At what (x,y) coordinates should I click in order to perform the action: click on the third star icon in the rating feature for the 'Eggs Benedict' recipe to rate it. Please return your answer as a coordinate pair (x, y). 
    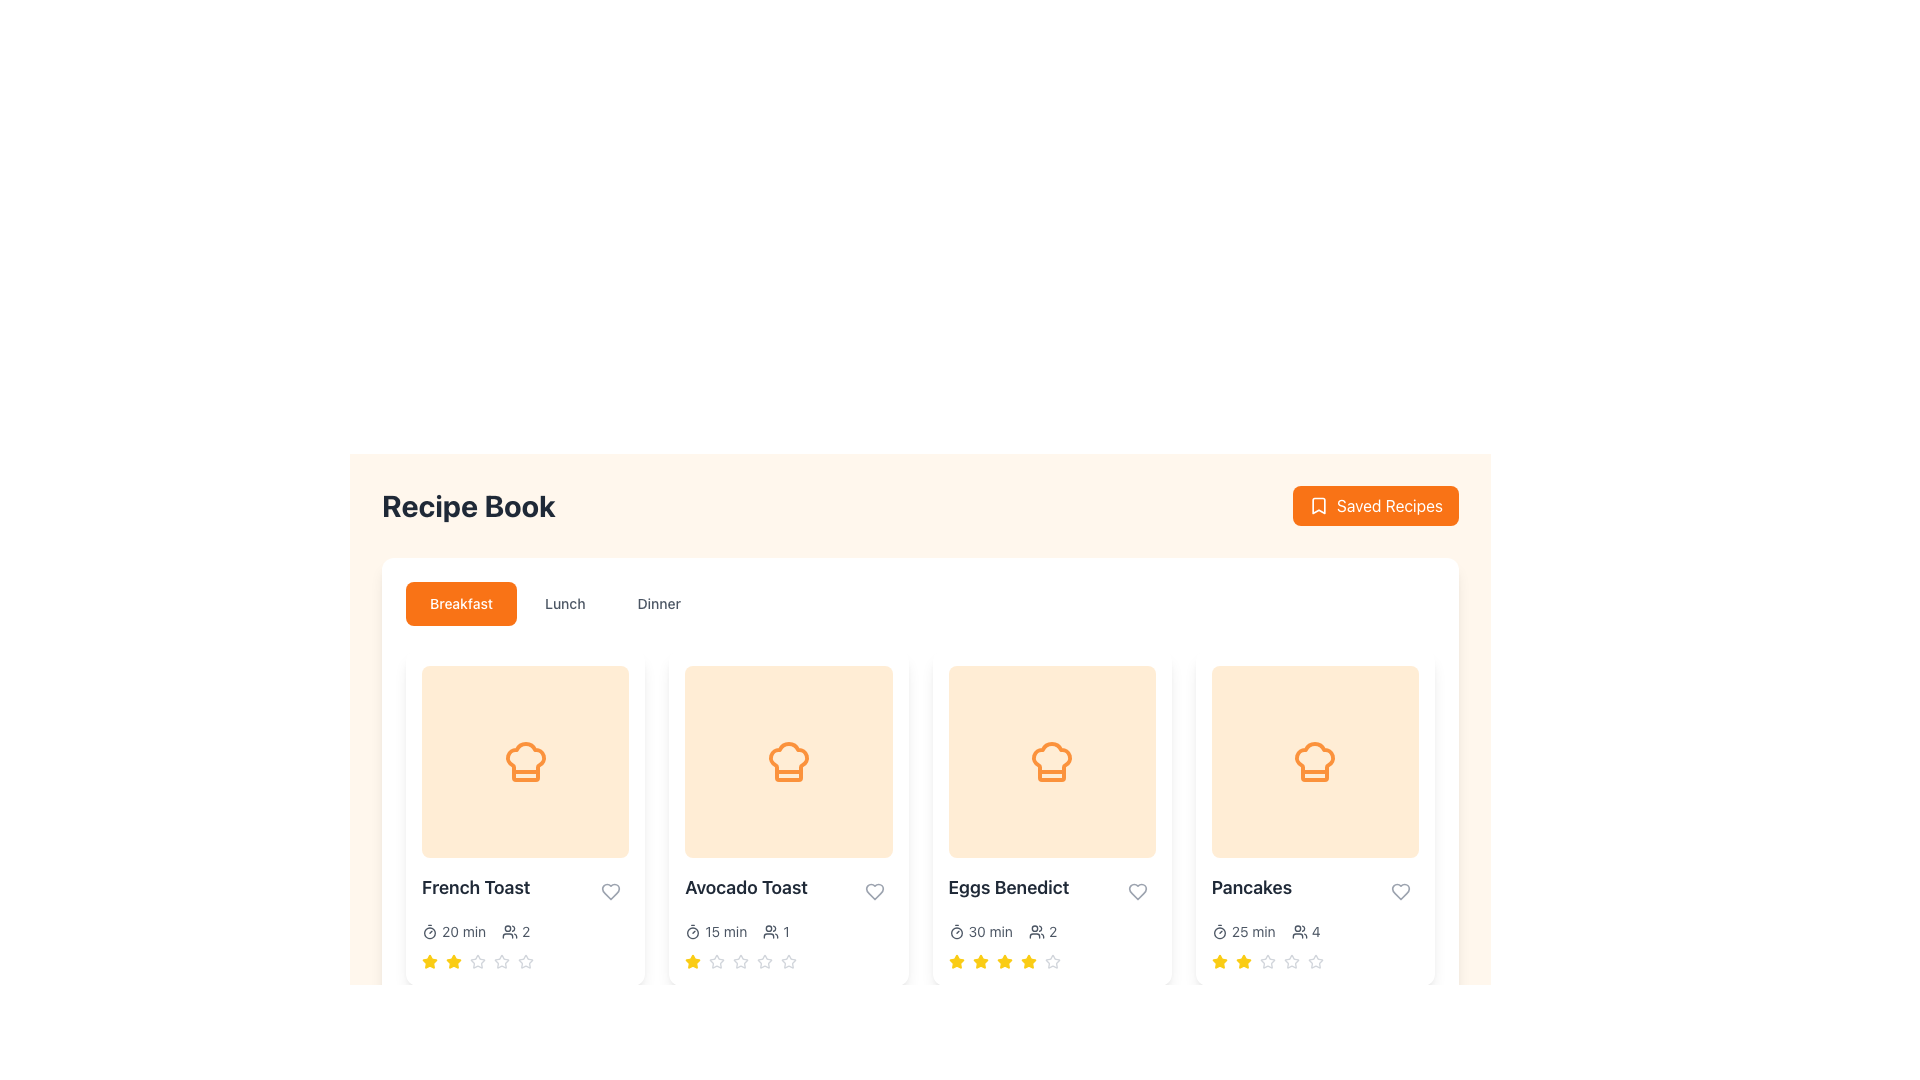
    Looking at the image, I should click on (1004, 960).